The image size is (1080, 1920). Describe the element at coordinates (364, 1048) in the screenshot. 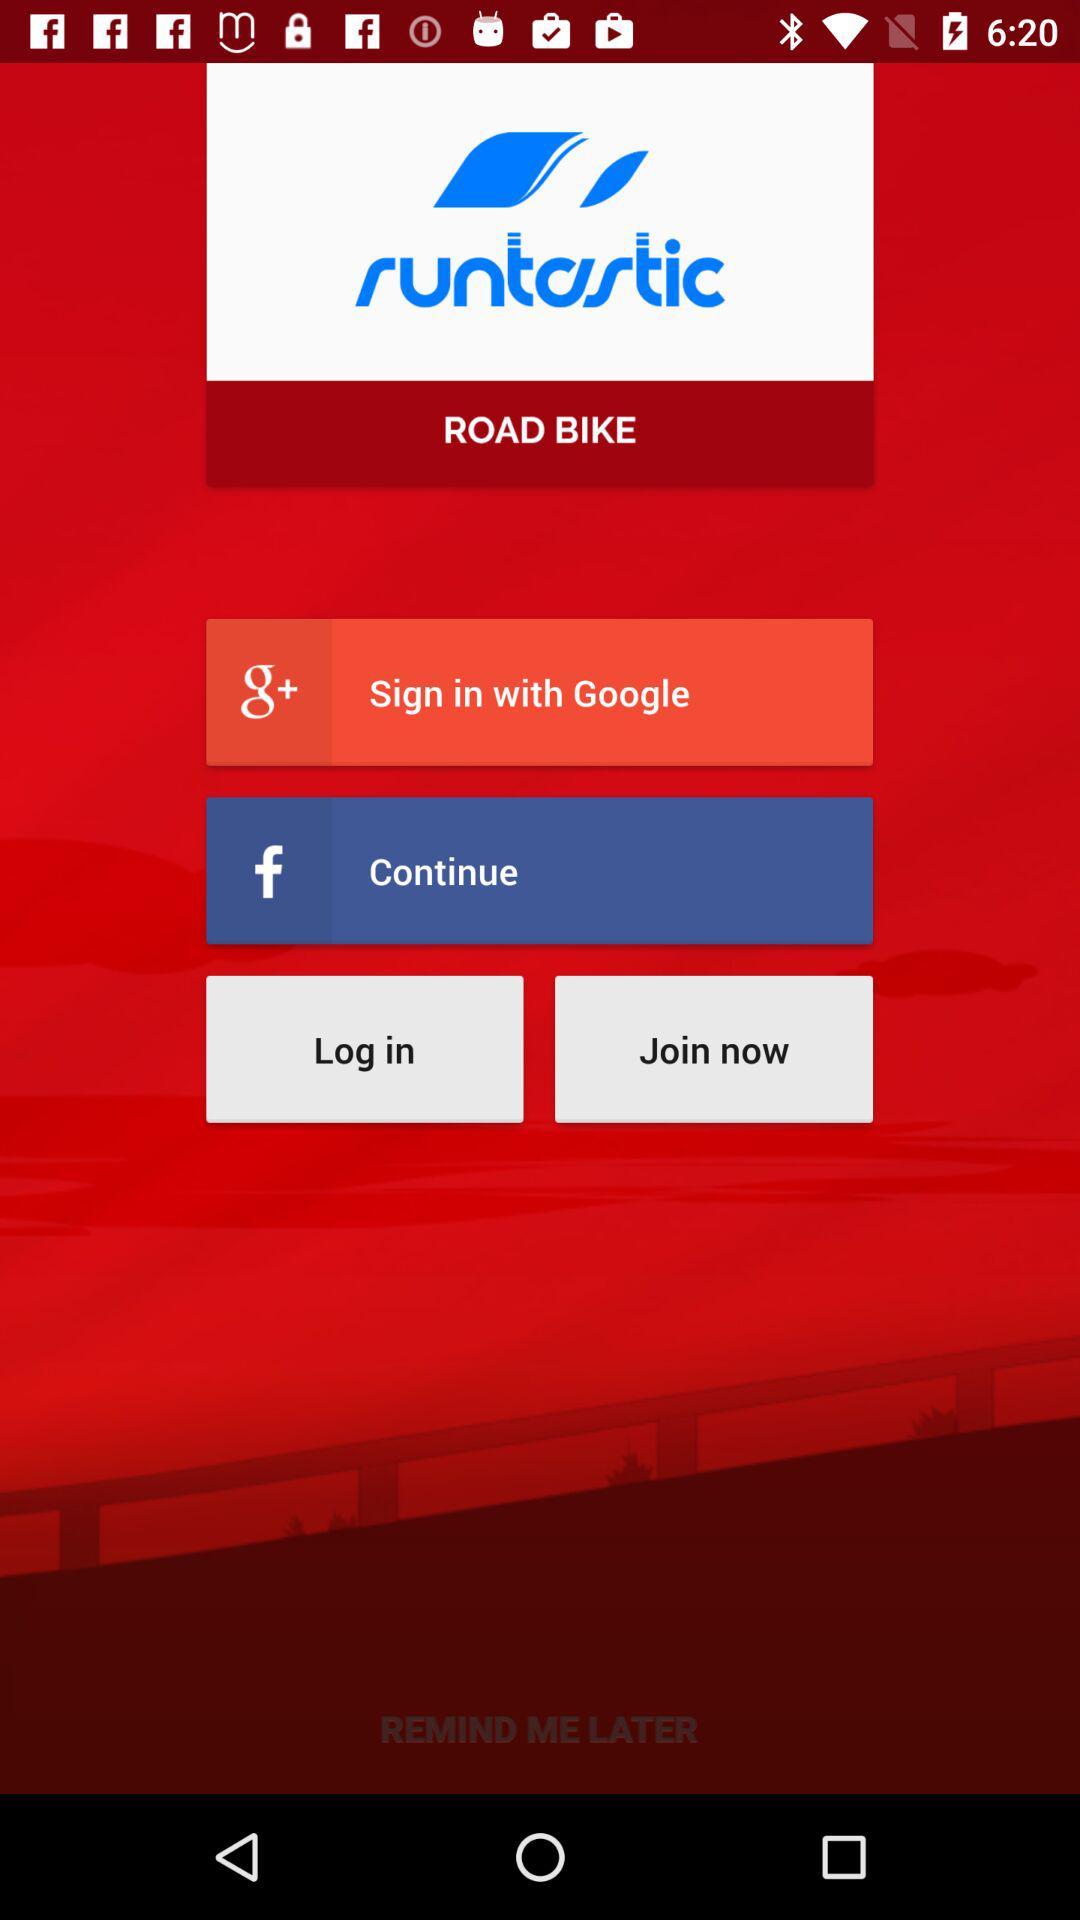

I see `log in item` at that location.